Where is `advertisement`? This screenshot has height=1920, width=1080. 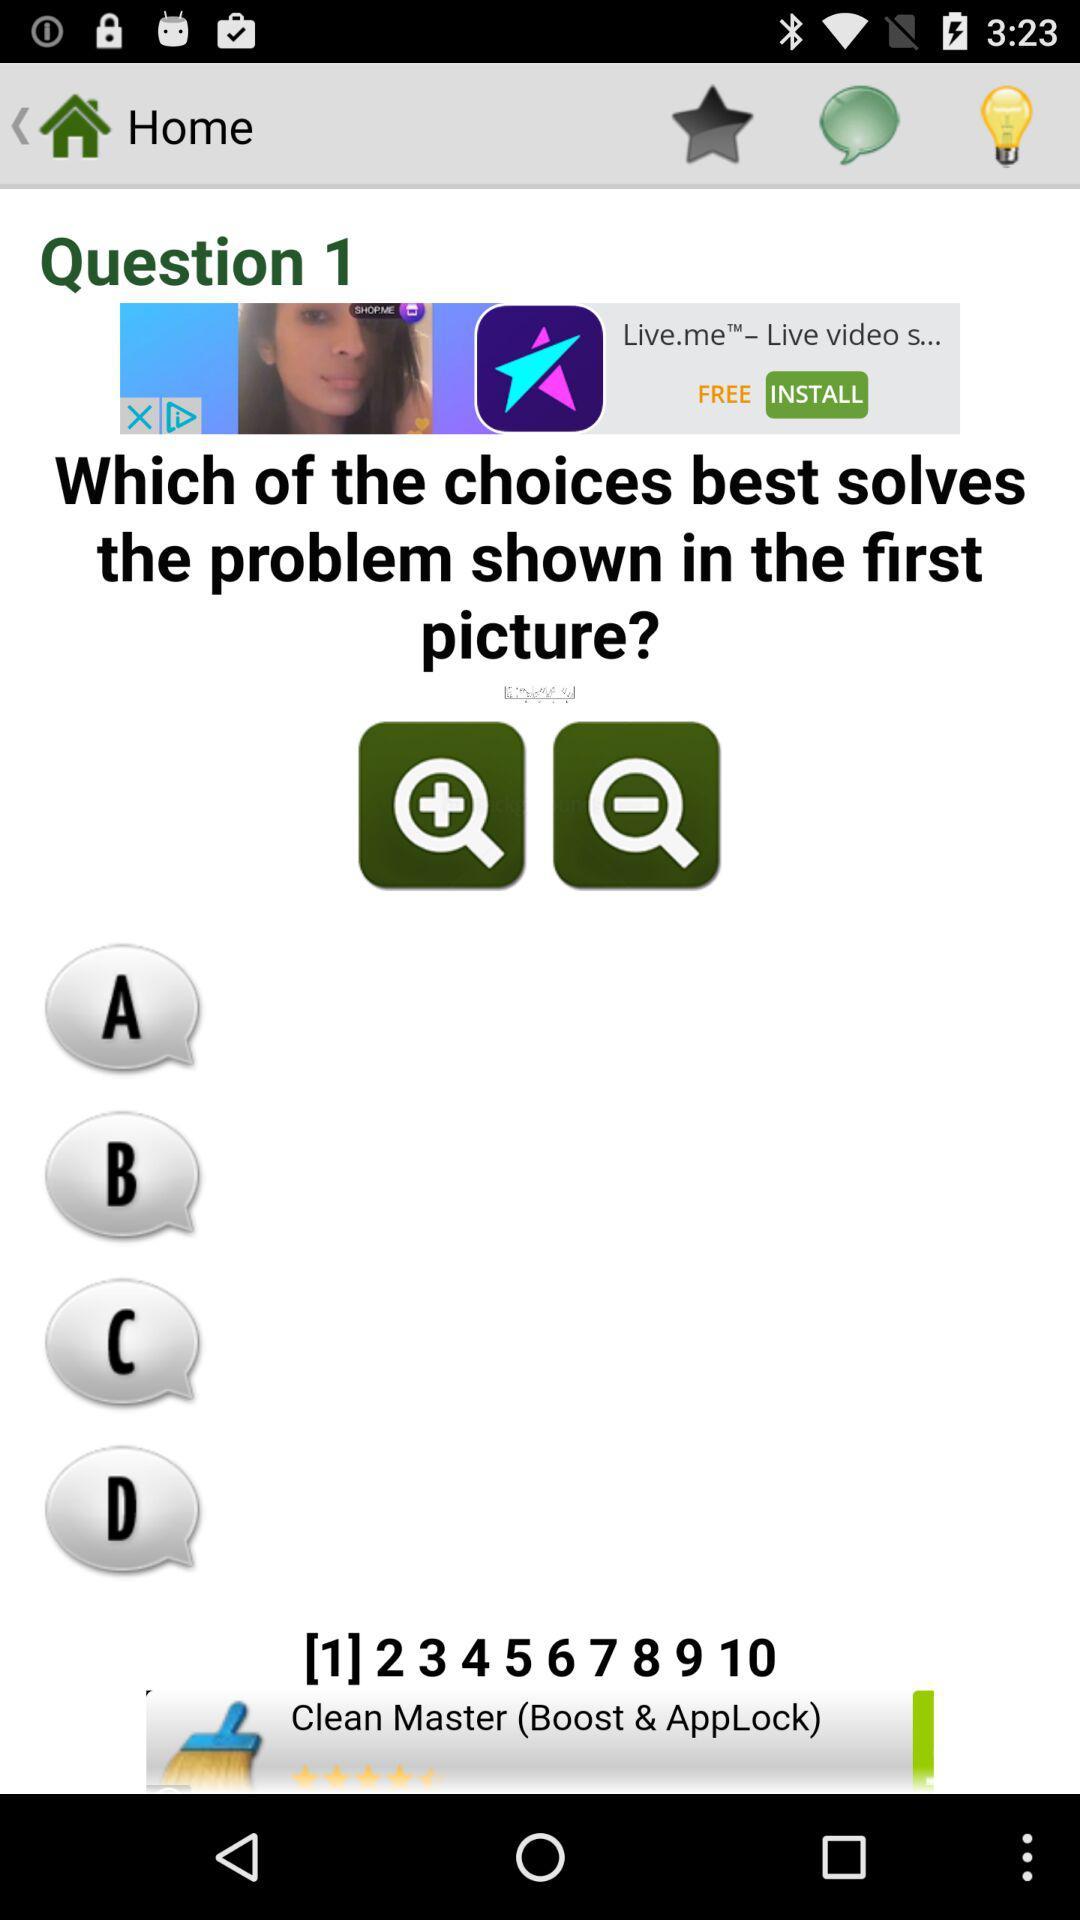 advertisement is located at coordinates (540, 368).